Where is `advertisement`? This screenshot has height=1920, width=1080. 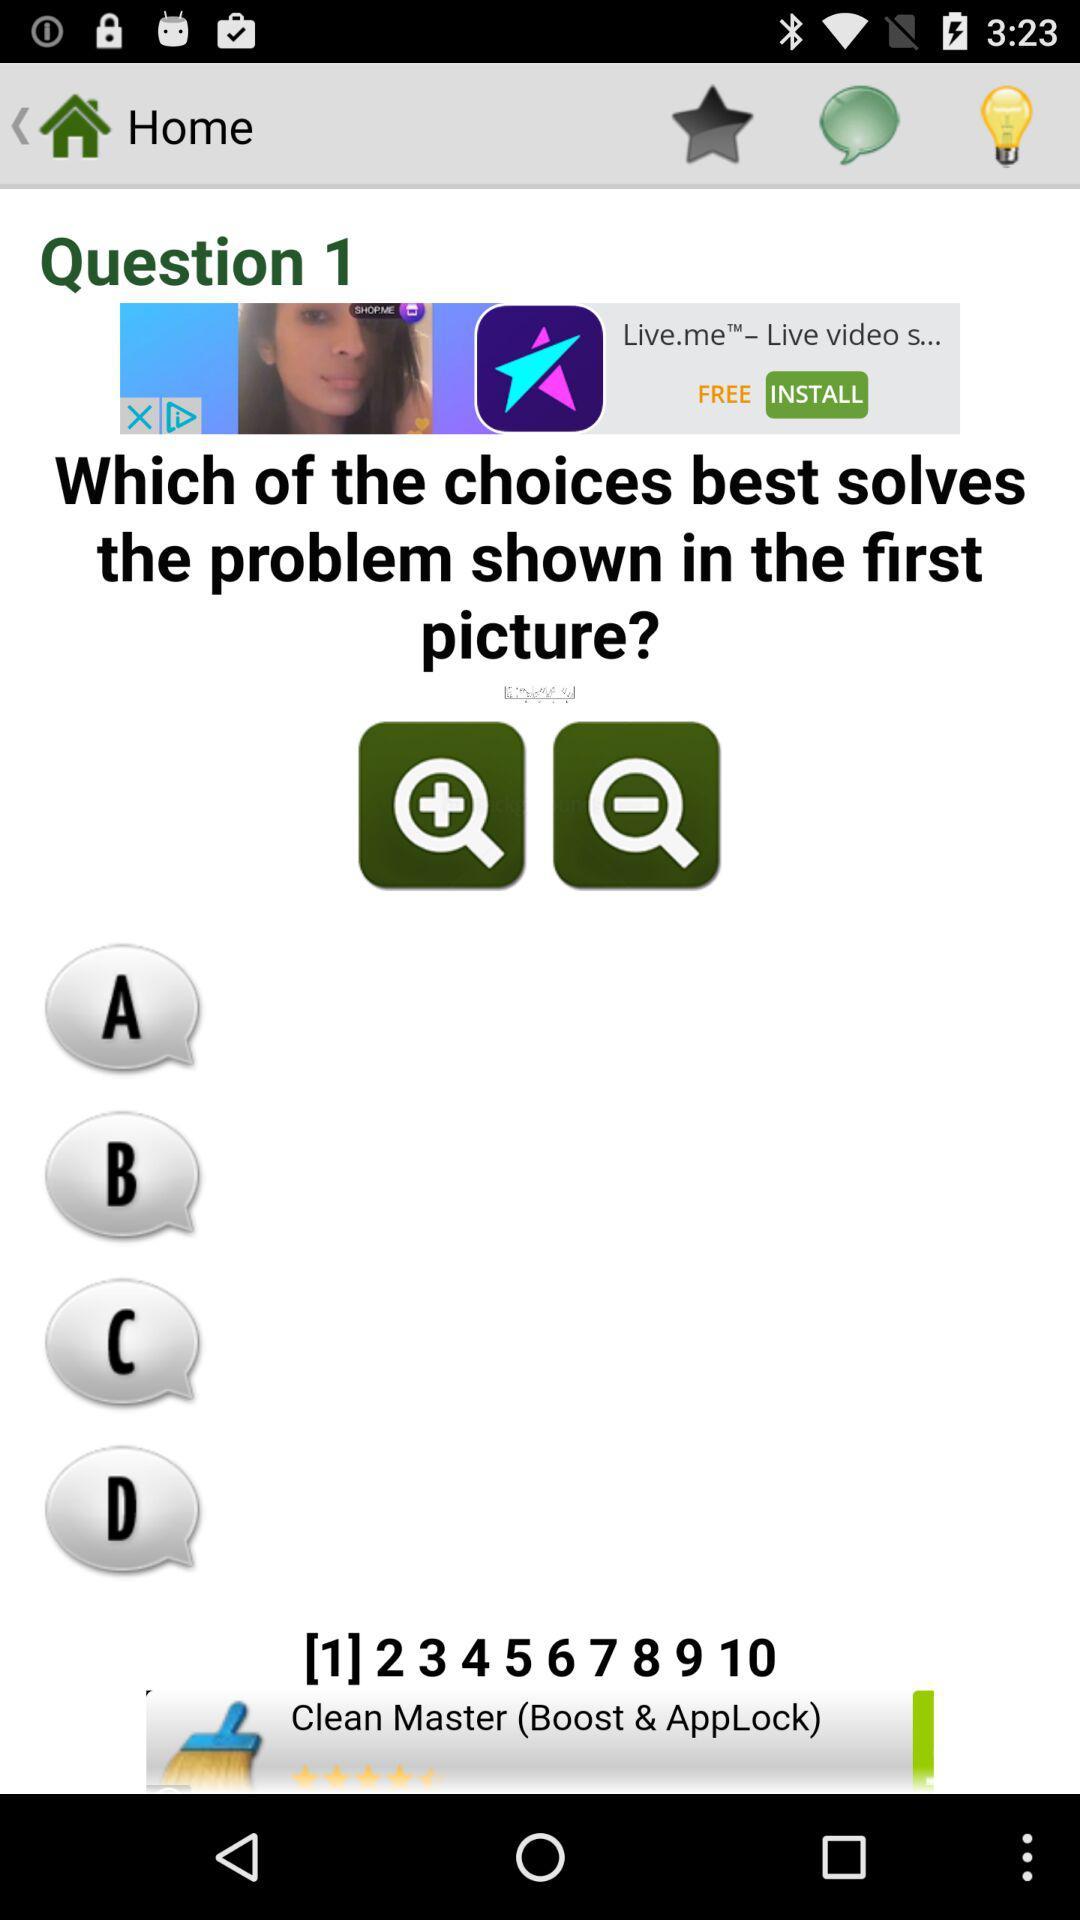 advertisement is located at coordinates (540, 368).